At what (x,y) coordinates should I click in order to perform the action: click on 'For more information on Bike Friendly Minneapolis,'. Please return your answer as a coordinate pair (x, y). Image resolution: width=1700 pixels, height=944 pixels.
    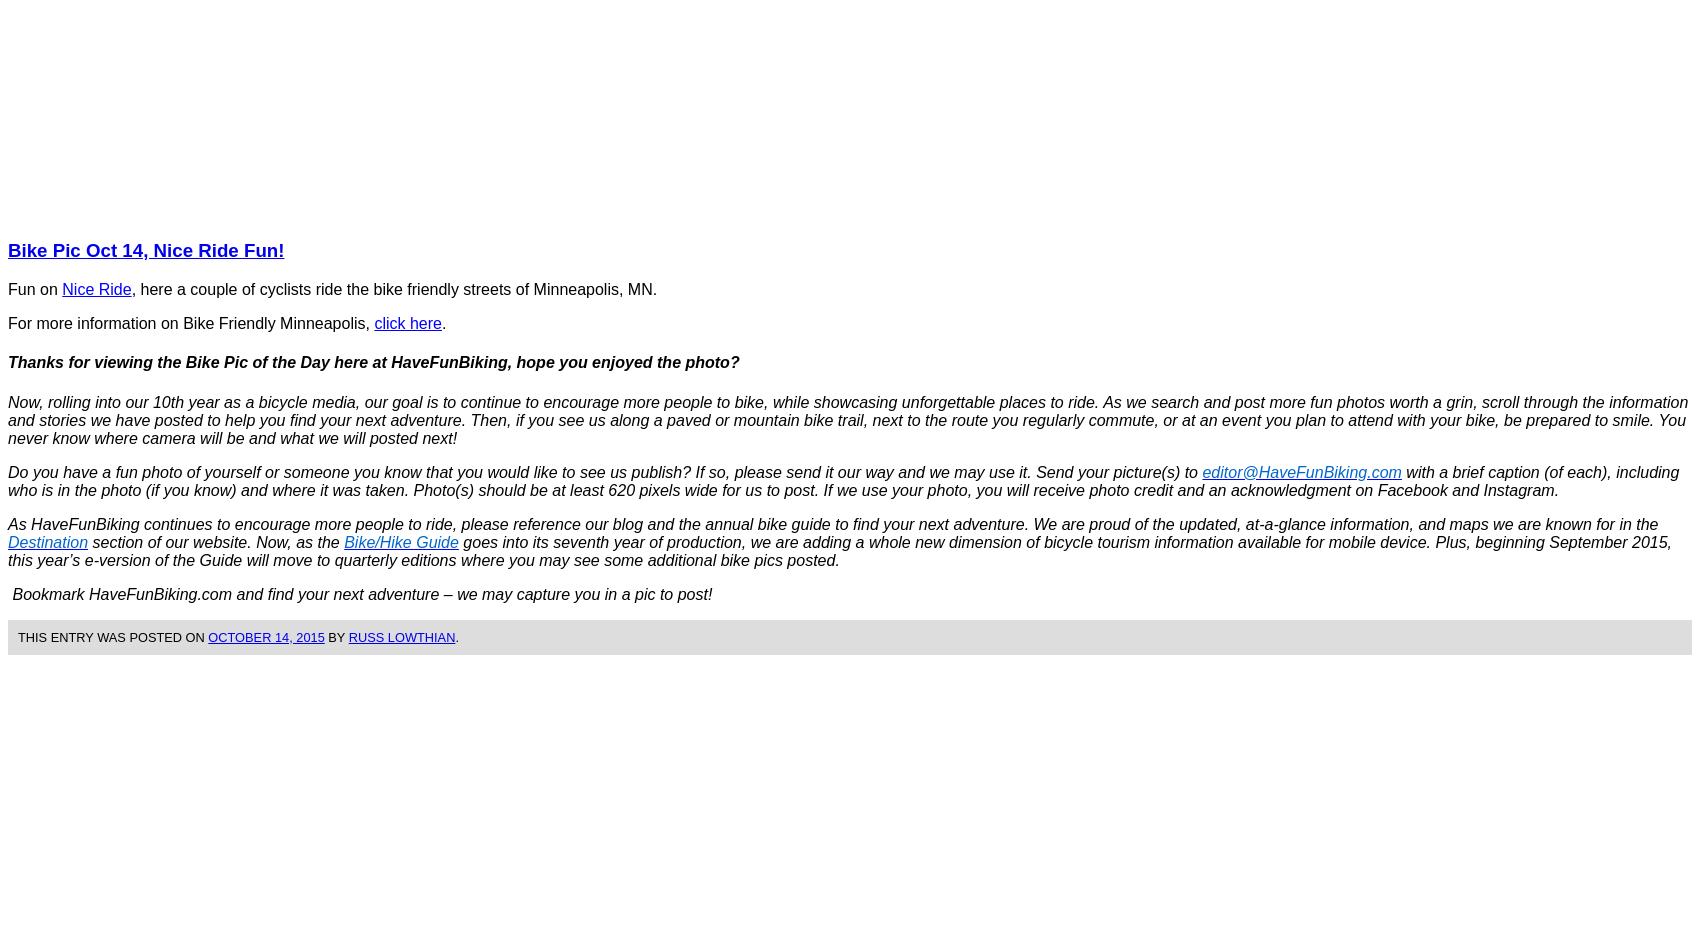
    Looking at the image, I should click on (7, 322).